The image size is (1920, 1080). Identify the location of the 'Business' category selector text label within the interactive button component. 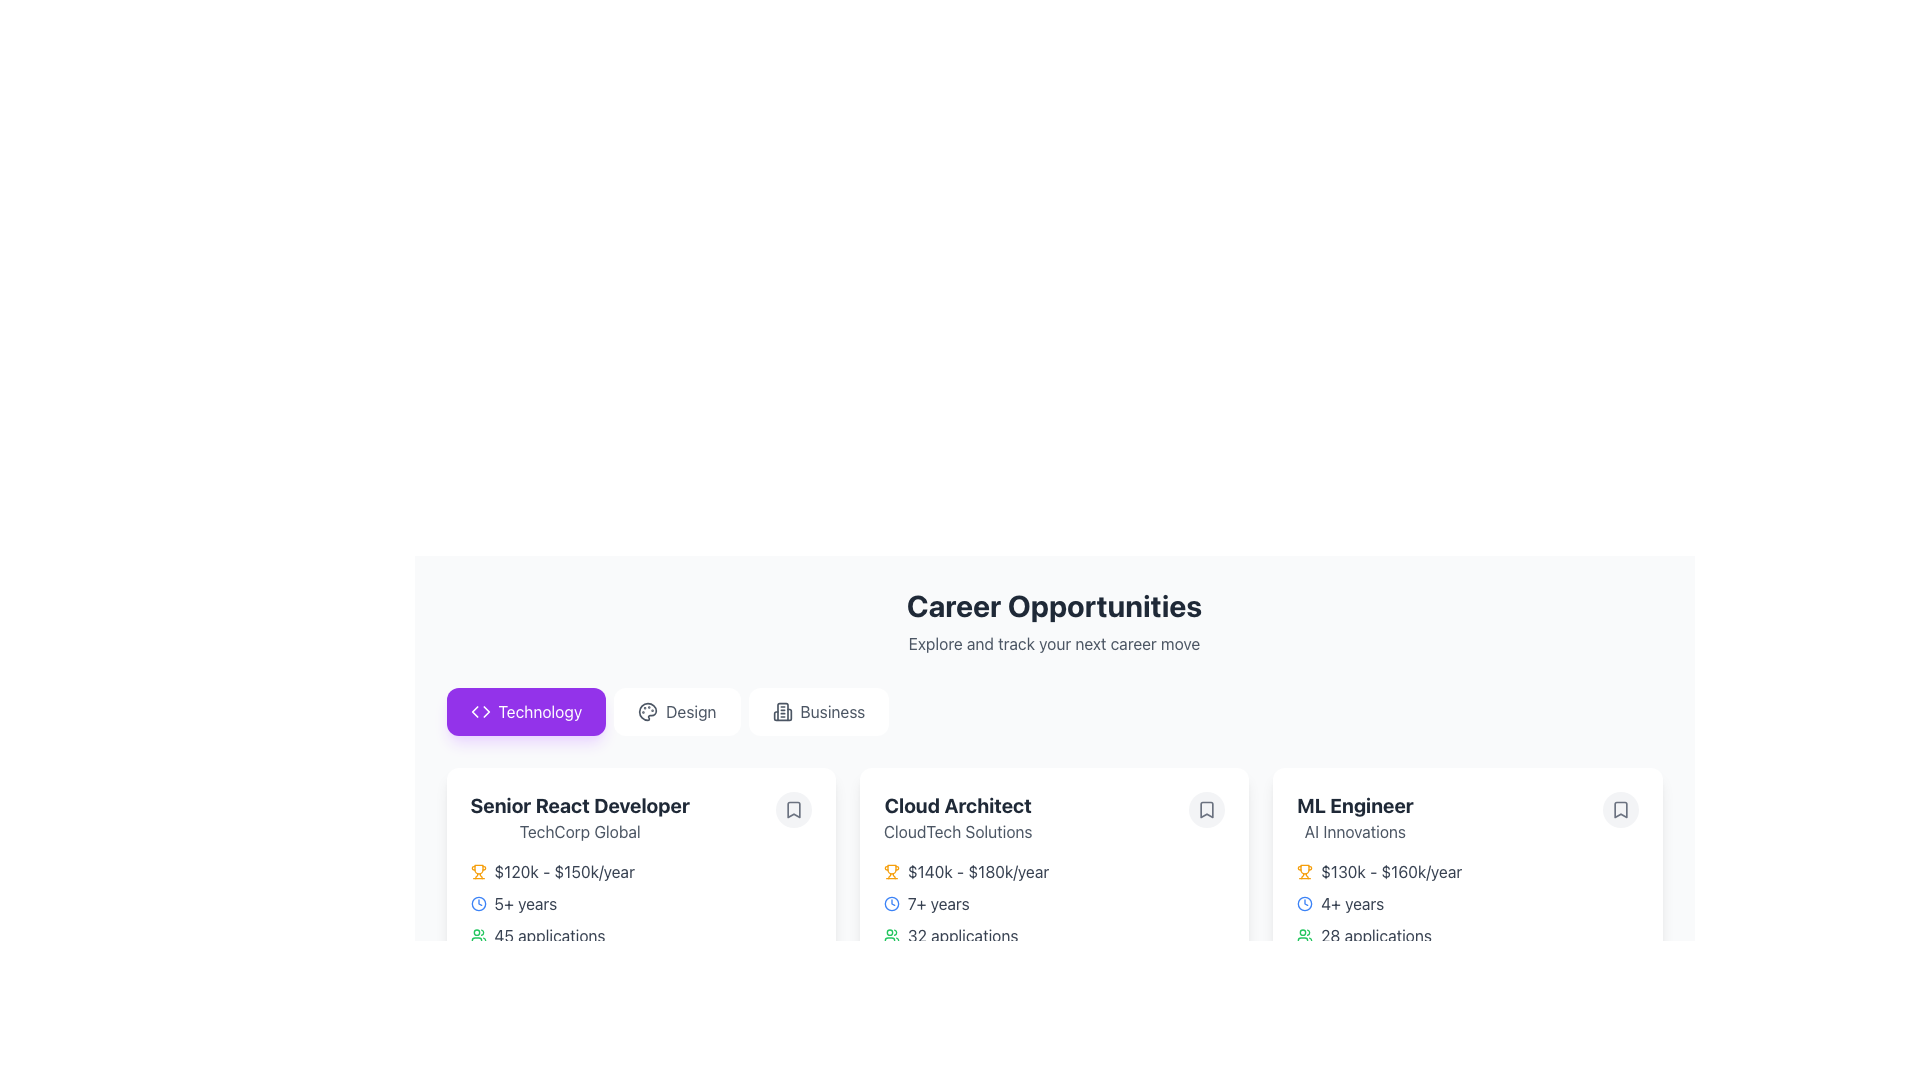
(832, 711).